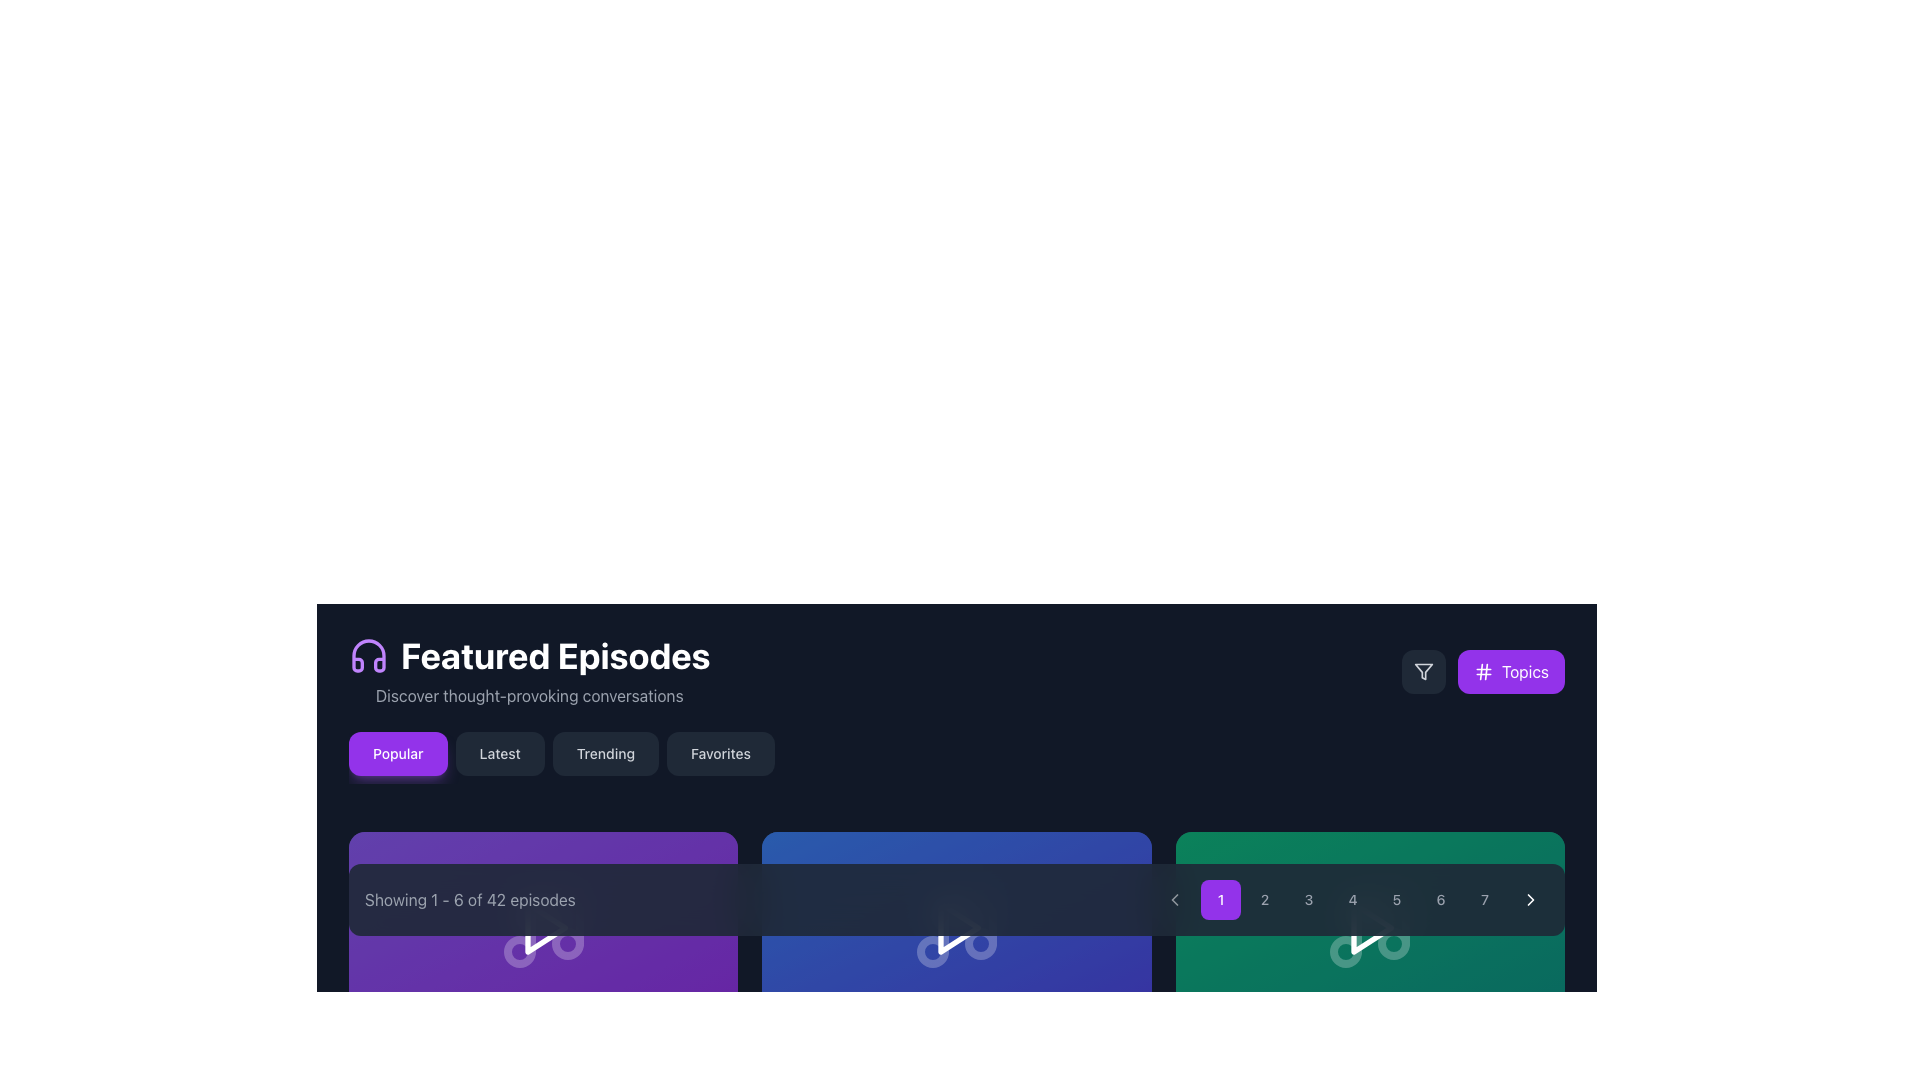 This screenshot has width=1920, height=1080. I want to click on the pagination page number button, so click(955, 898).